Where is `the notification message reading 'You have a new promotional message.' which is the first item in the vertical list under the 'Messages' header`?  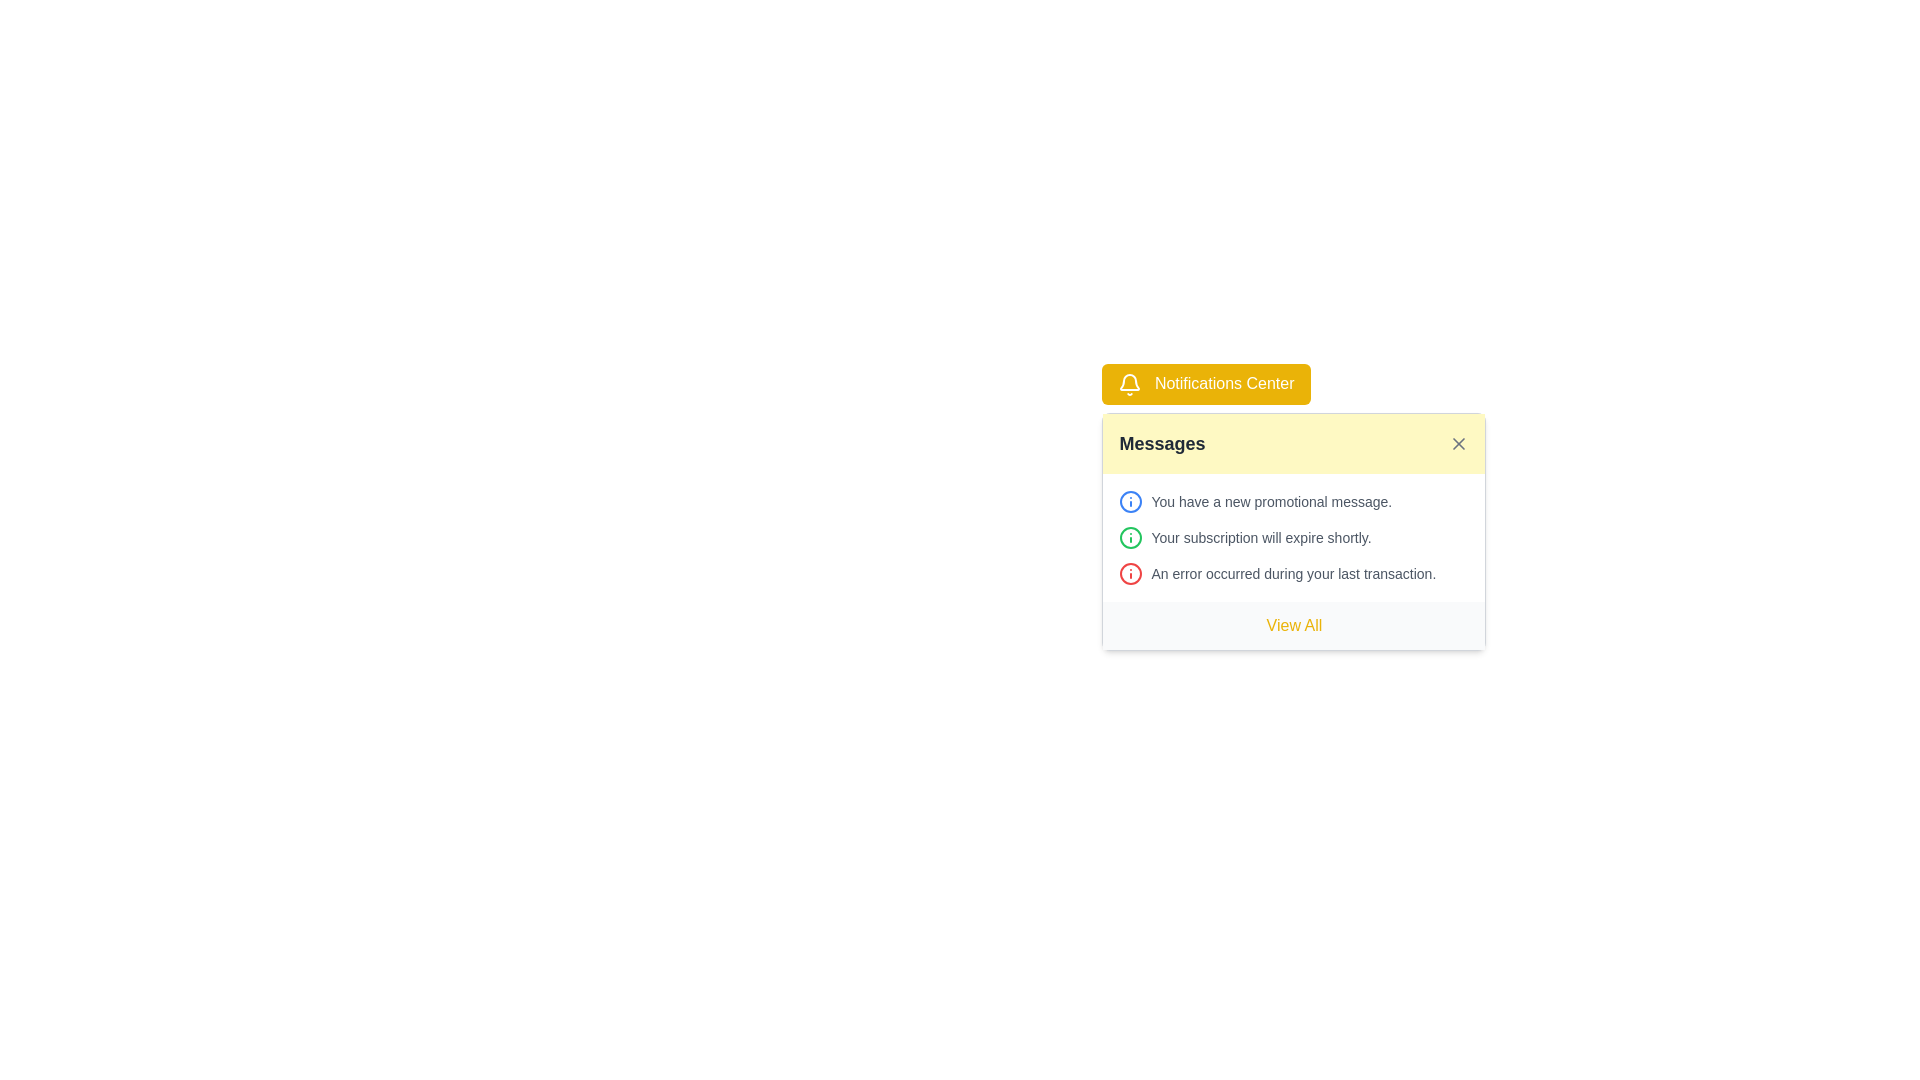 the notification message reading 'You have a new promotional message.' which is the first item in the vertical list under the 'Messages' header is located at coordinates (1270, 500).